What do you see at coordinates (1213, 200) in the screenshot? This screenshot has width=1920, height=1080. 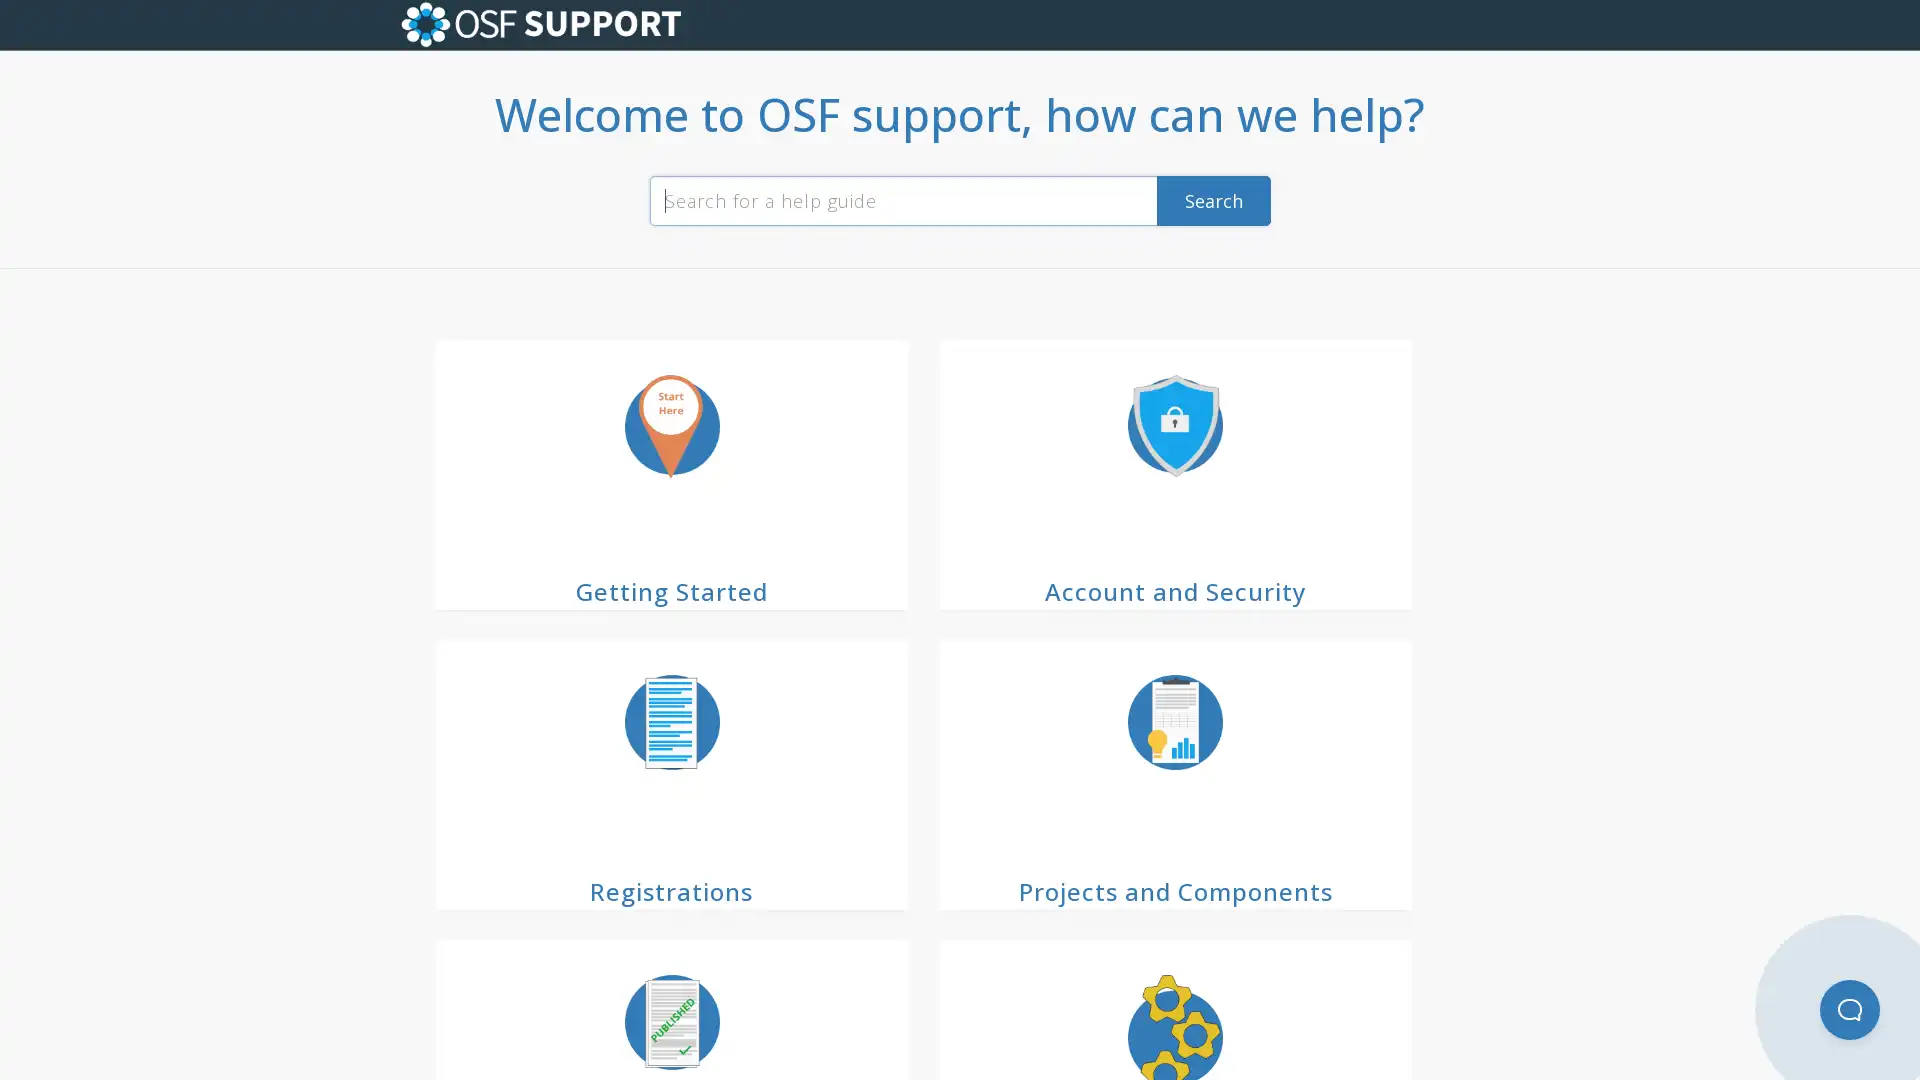 I see `Search` at bounding box center [1213, 200].